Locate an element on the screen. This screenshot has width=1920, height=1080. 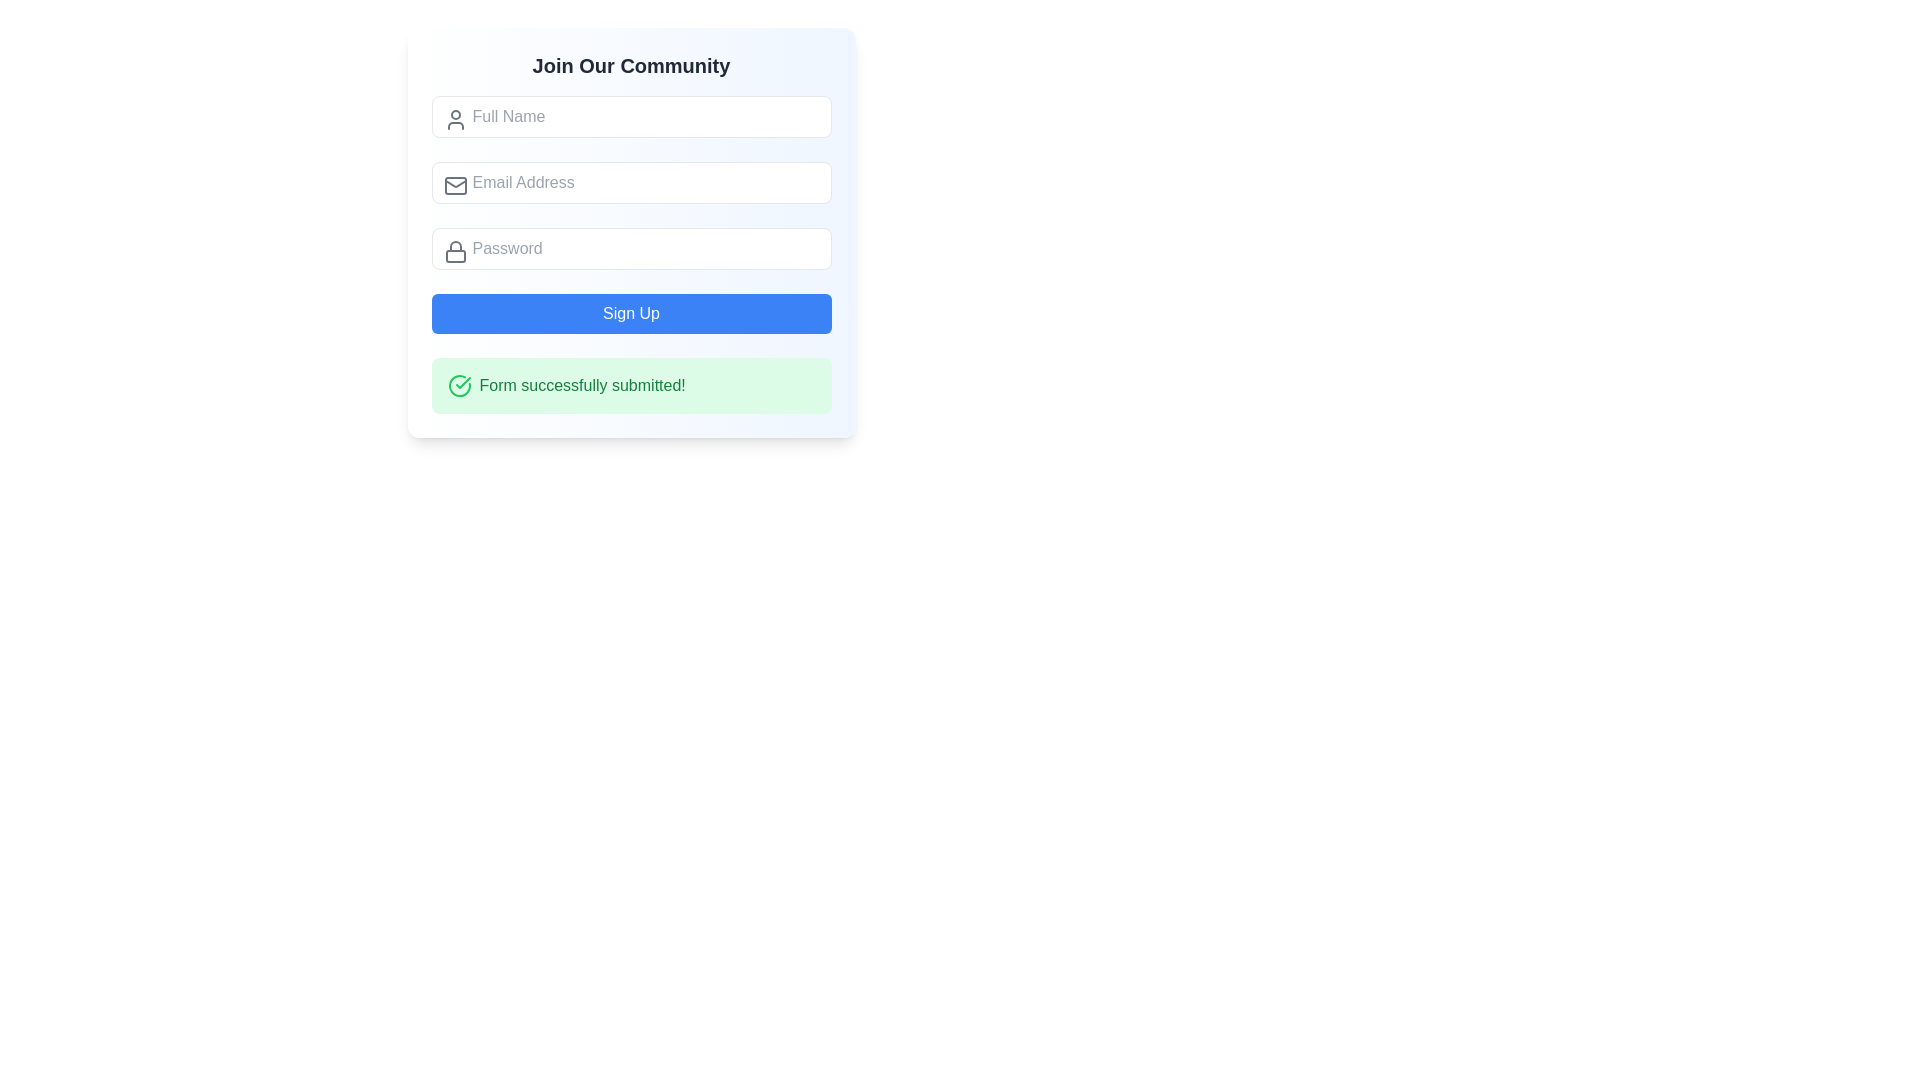
the Notification banner that confirms form submission success, located below the blue 'Sign Up' button in the modal titled 'Join Our Community' is located at coordinates (630, 385).